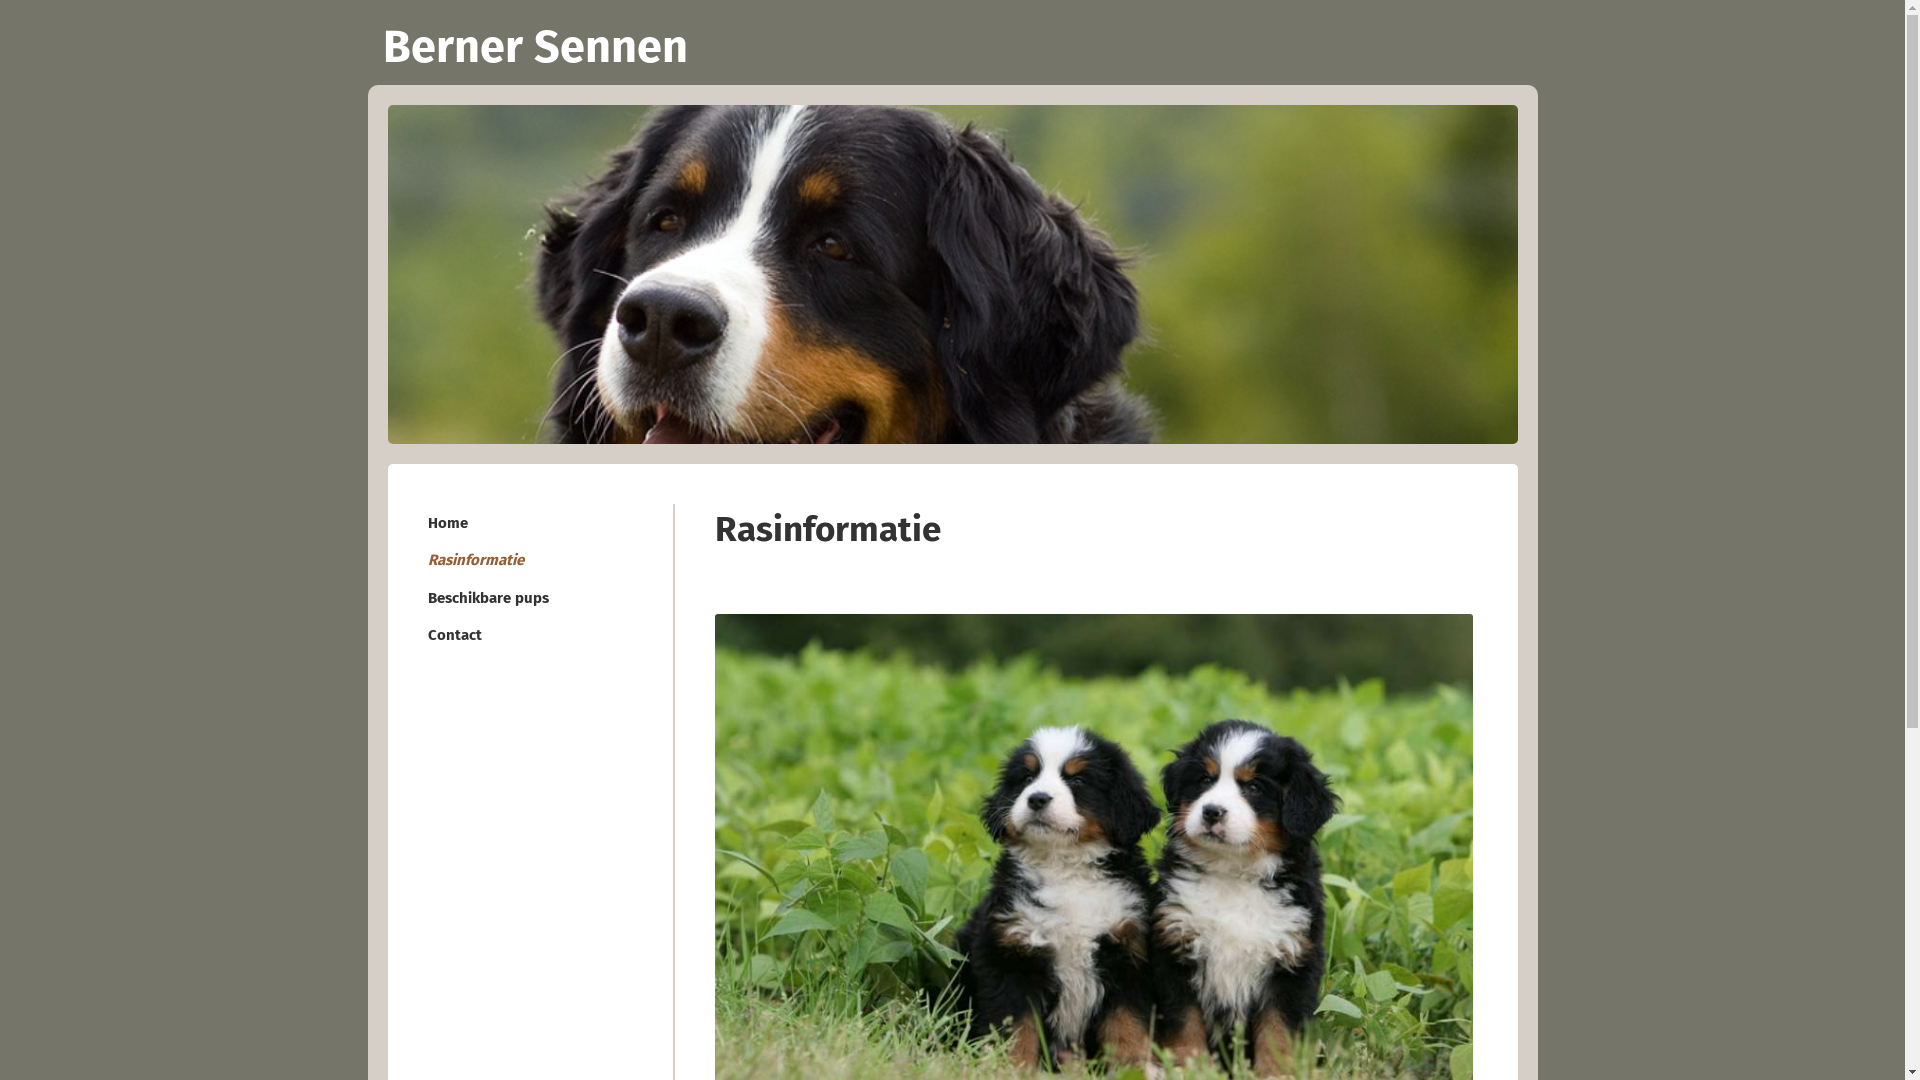 The width and height of the screenshot is (1920, 1080). I want to click on 'Beschikbare pups', so click(532, 596).